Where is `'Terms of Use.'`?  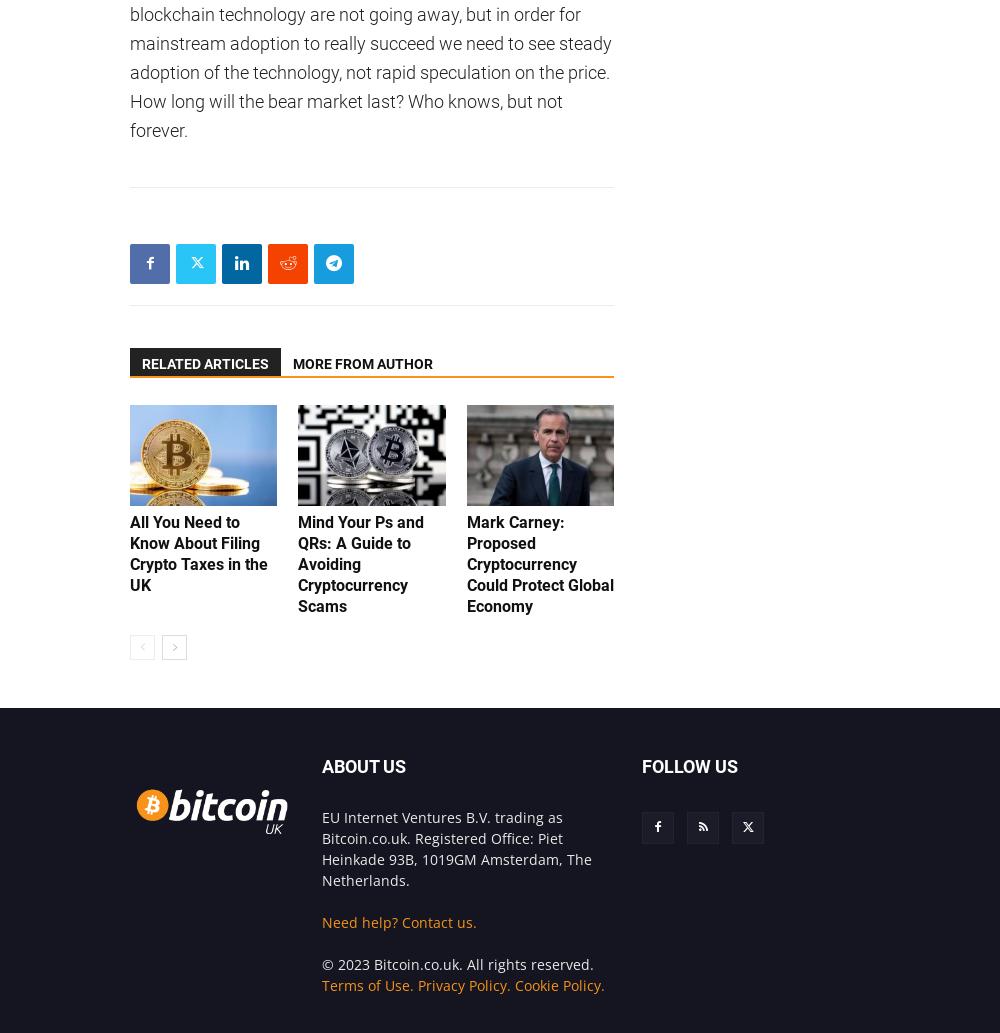 'Terms of Use.' is located at coordinates (321, 983).